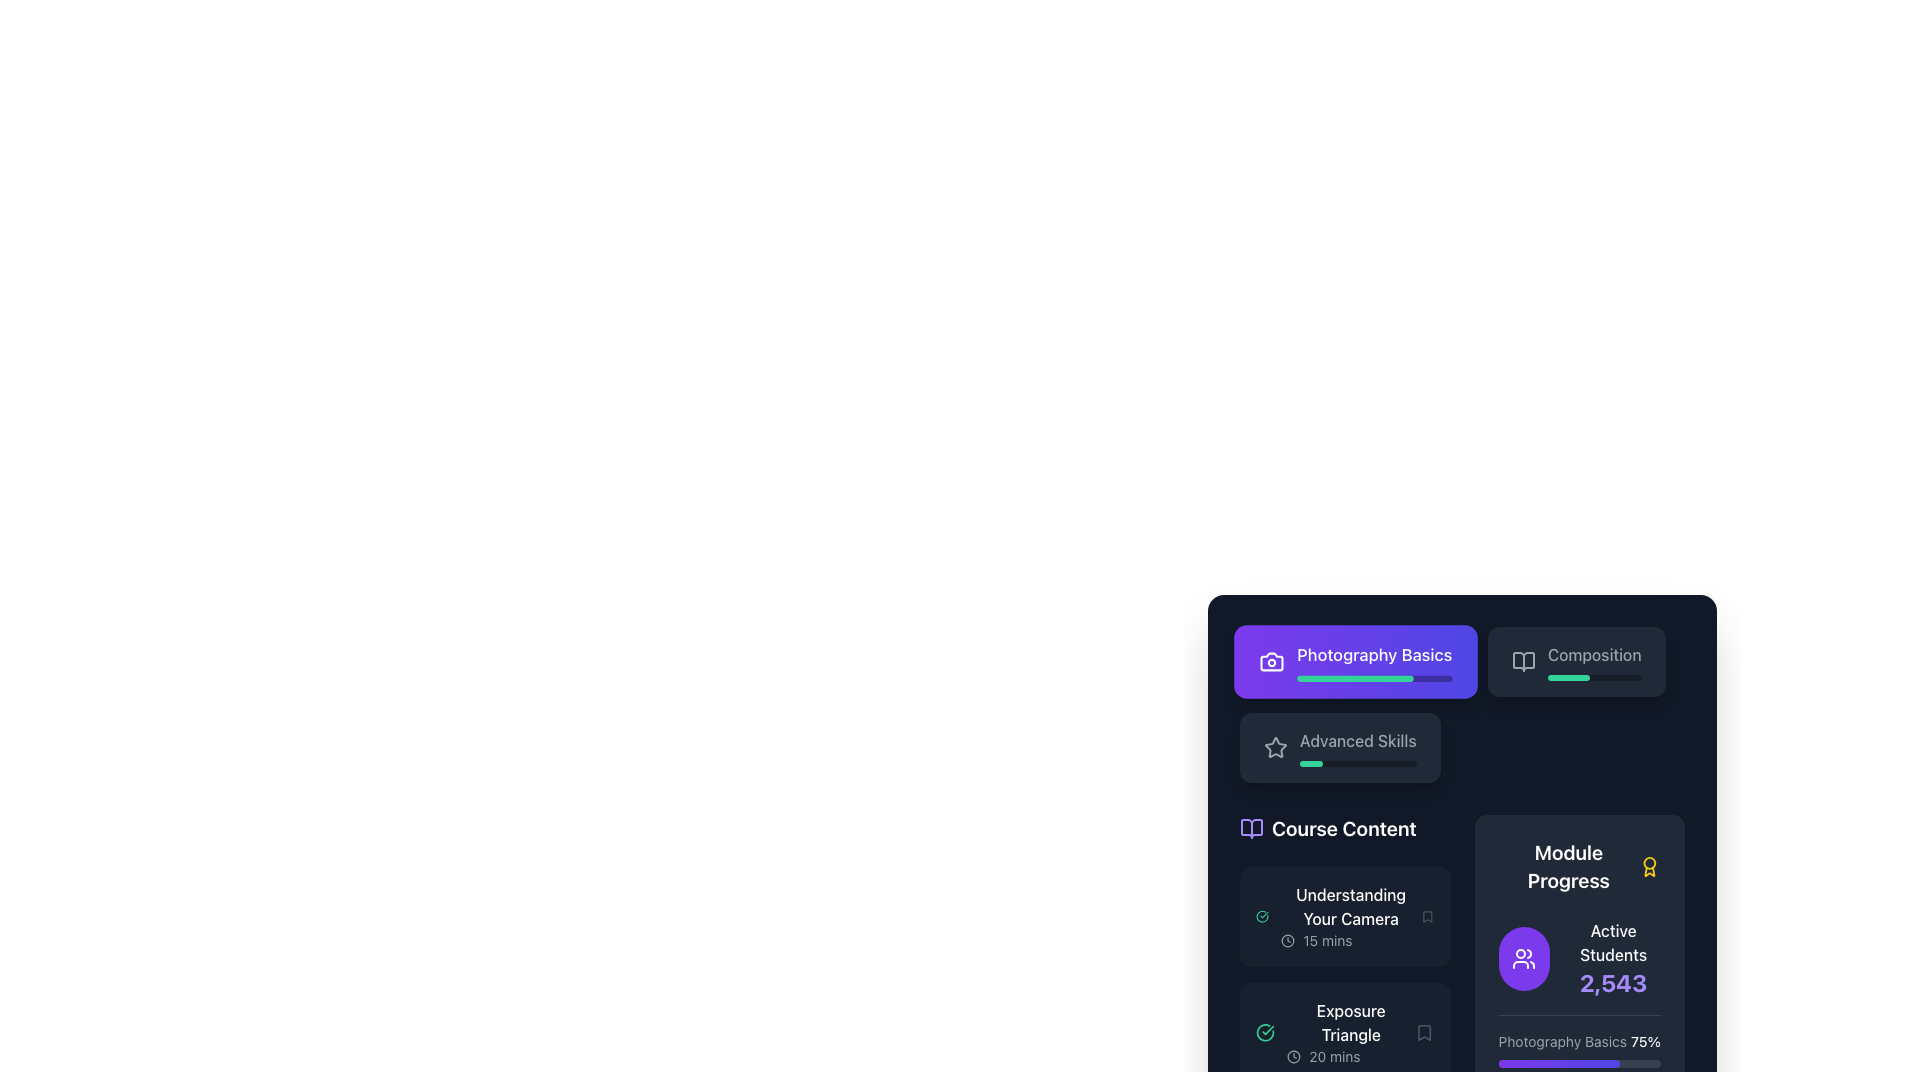 This screenshot has height=1080, width=1920. Describe the element at coordinates (1462, 704) in the screenshot. I see `the 'Photography Basics' button with a gradient background and a camera icon` at that location.